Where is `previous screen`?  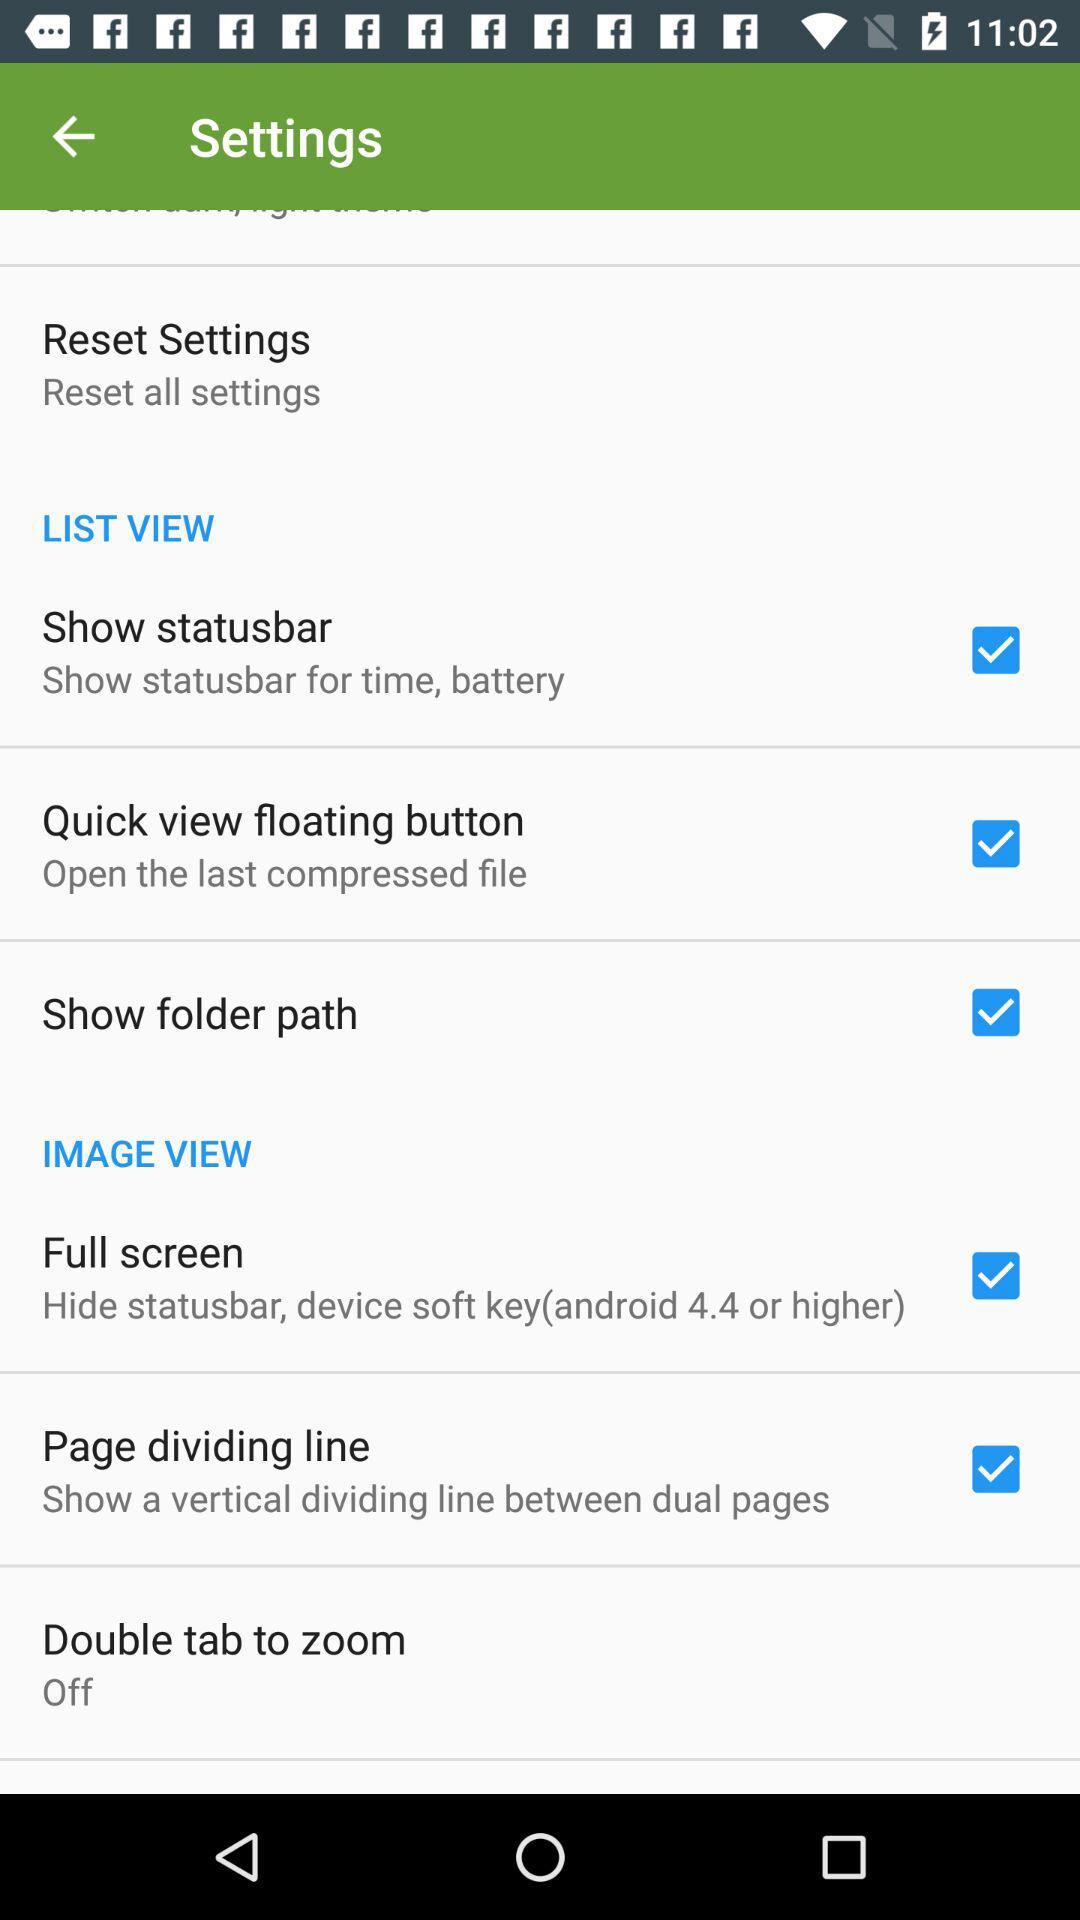
previous screen is located at coordinates (72, 135).